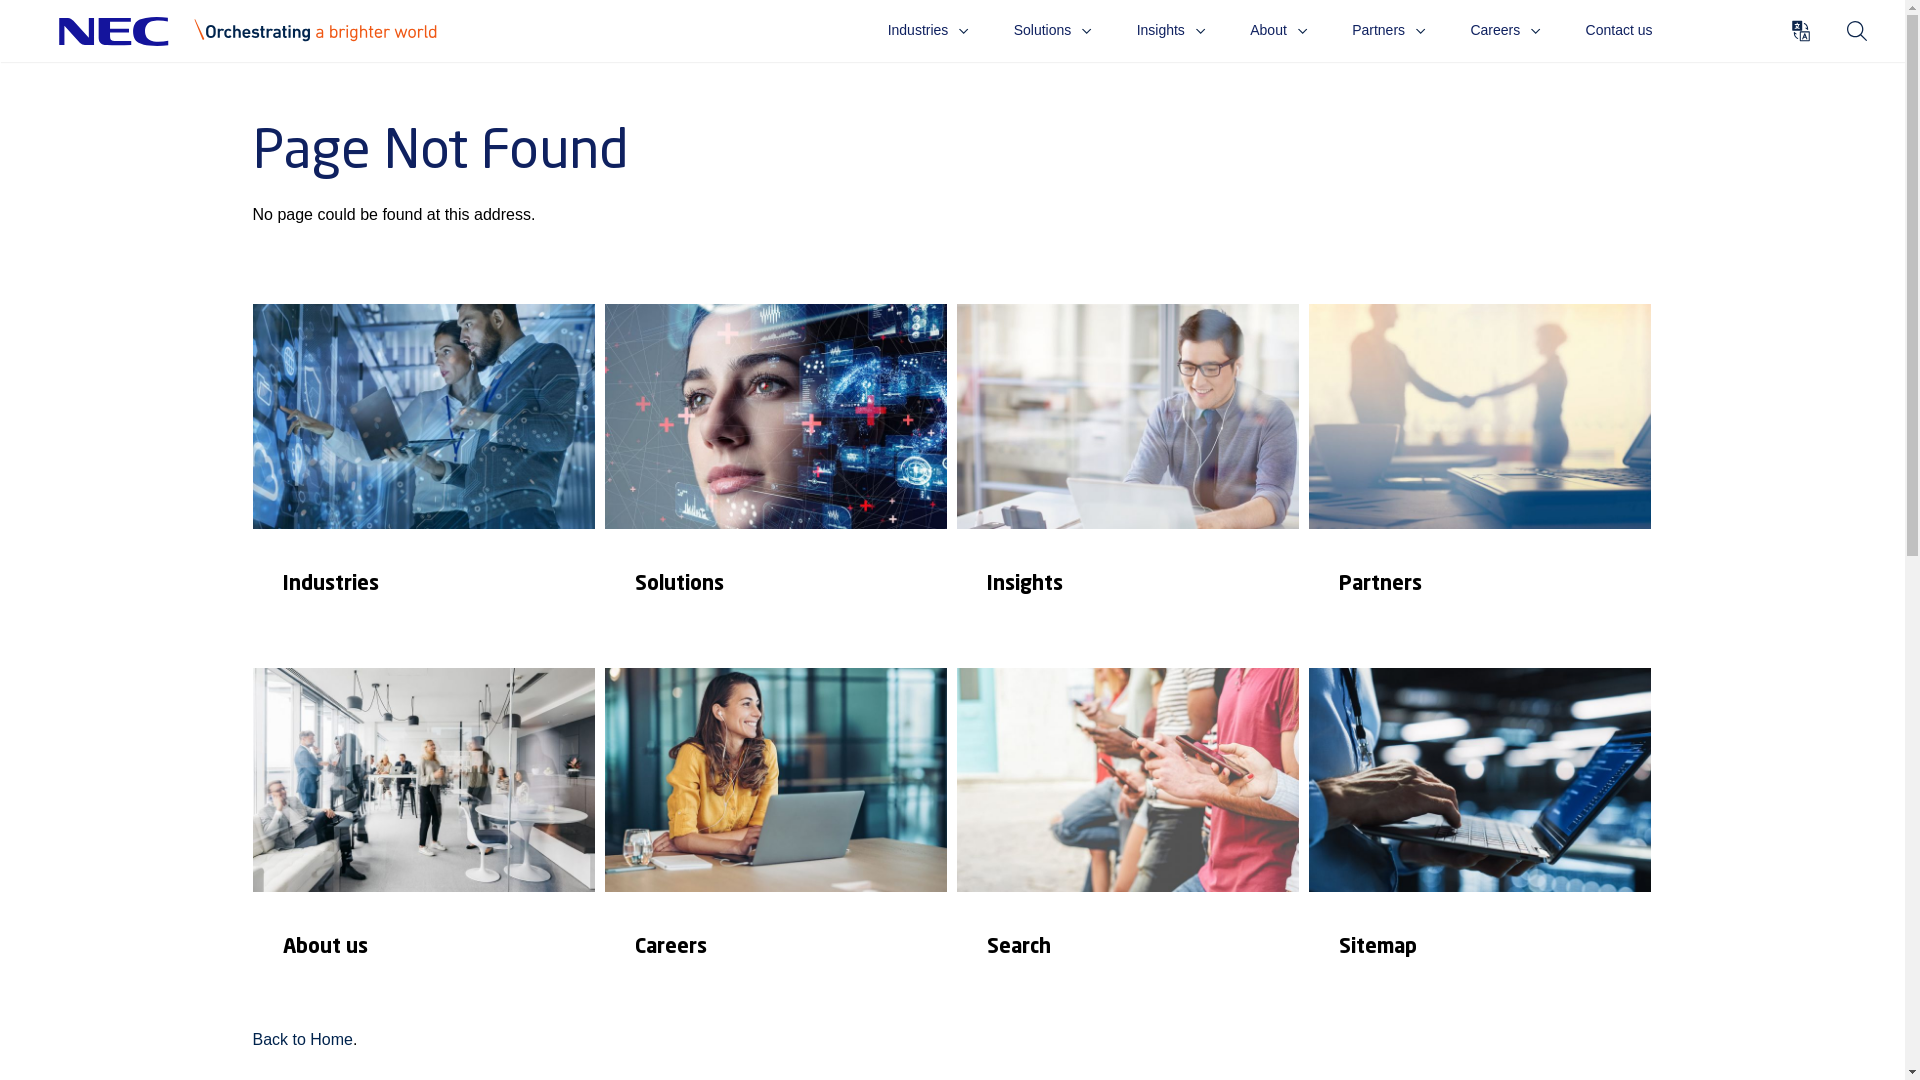  I want to click on 'About us', so click(421, 844).